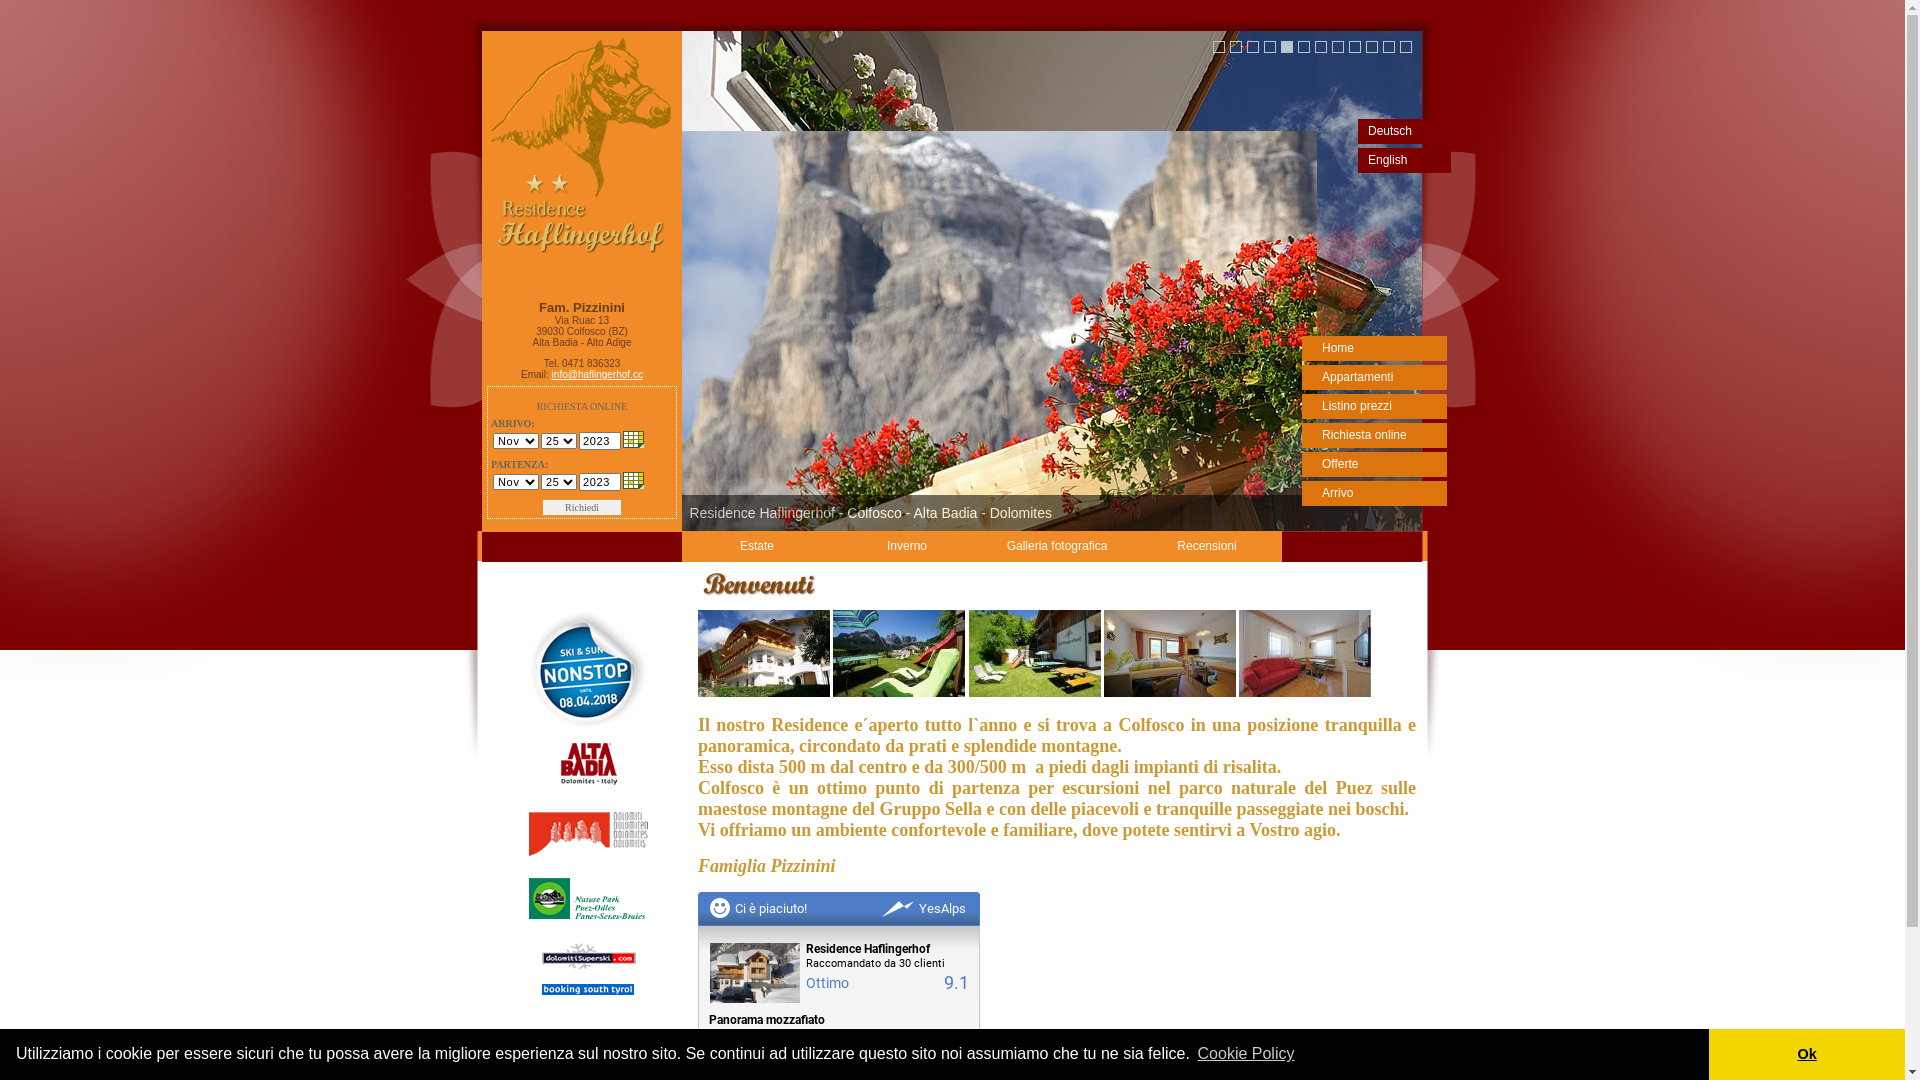 The image size is (1920, 1080). Describe the element at coordinates (599, 482) in the screenshot. I see `'Year'` at that location.